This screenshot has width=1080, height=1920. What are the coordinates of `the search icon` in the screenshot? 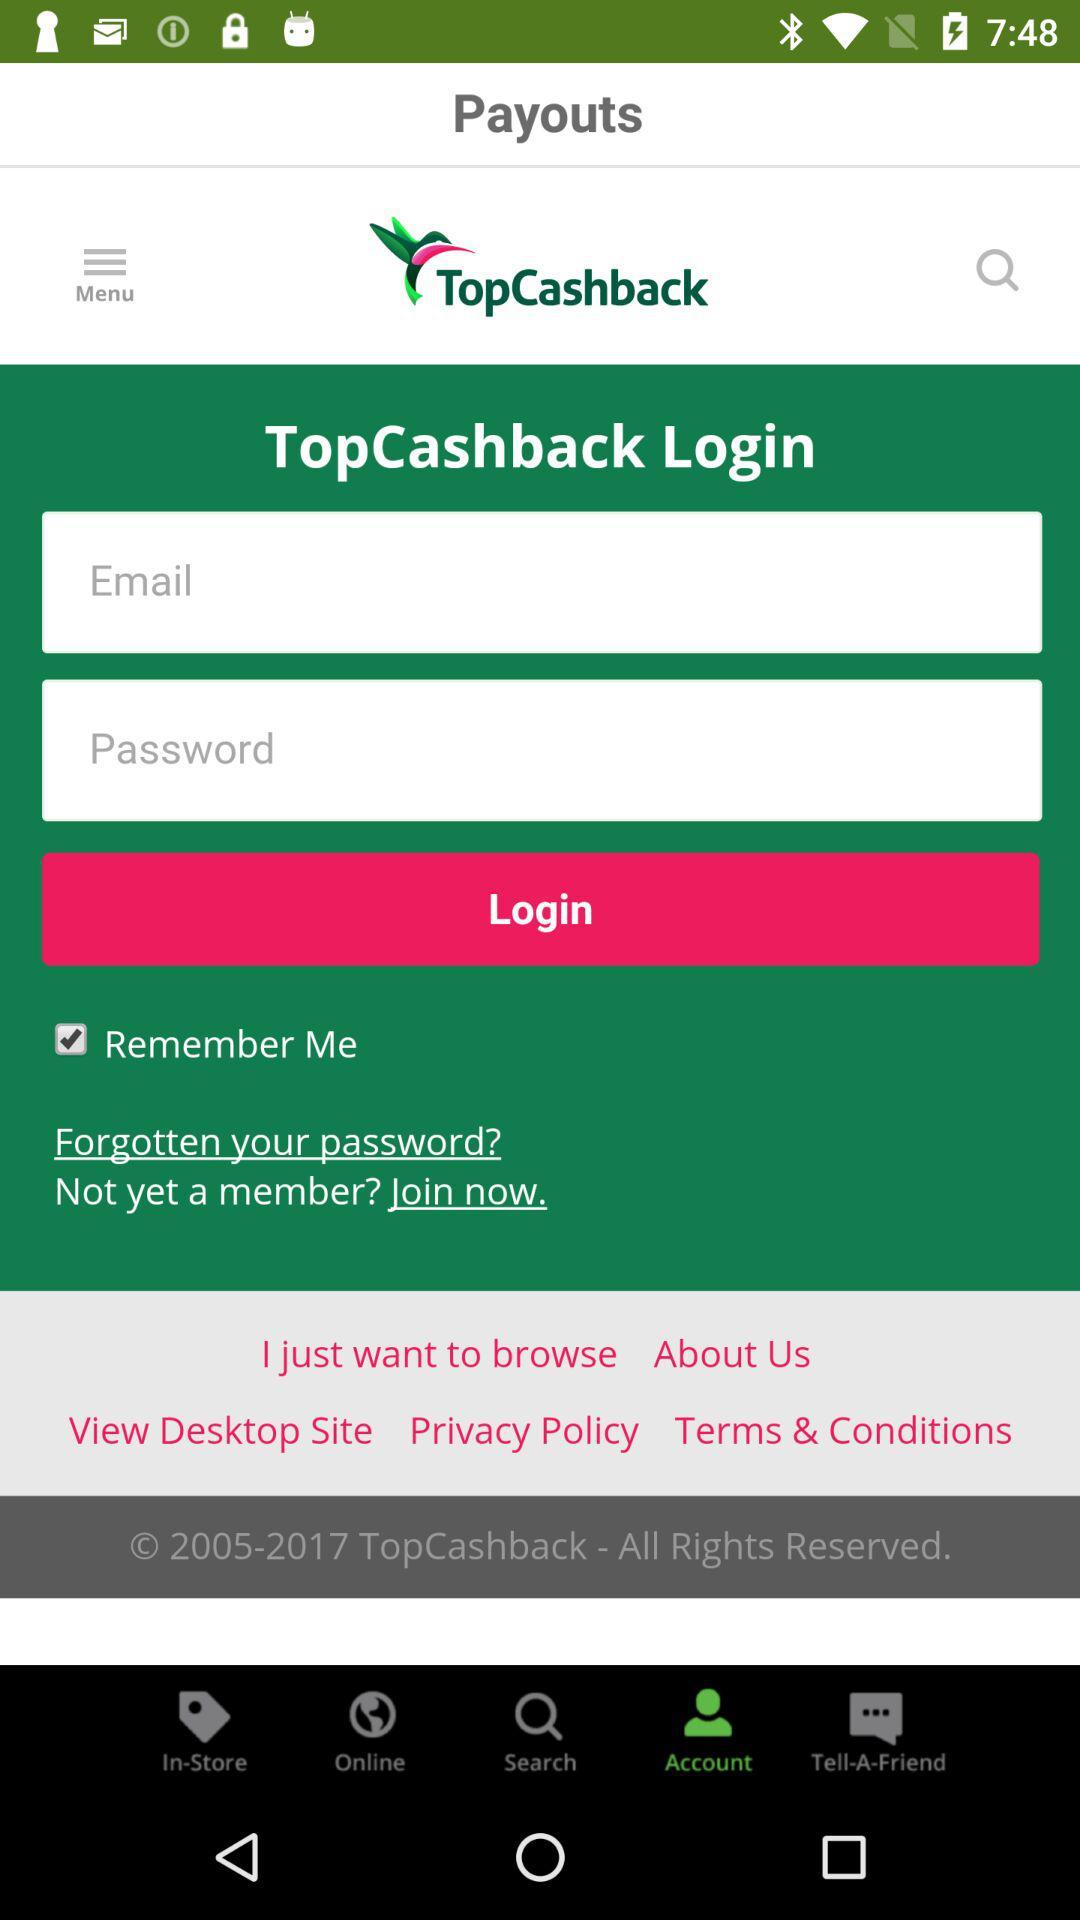 It's located at (540, 1728).